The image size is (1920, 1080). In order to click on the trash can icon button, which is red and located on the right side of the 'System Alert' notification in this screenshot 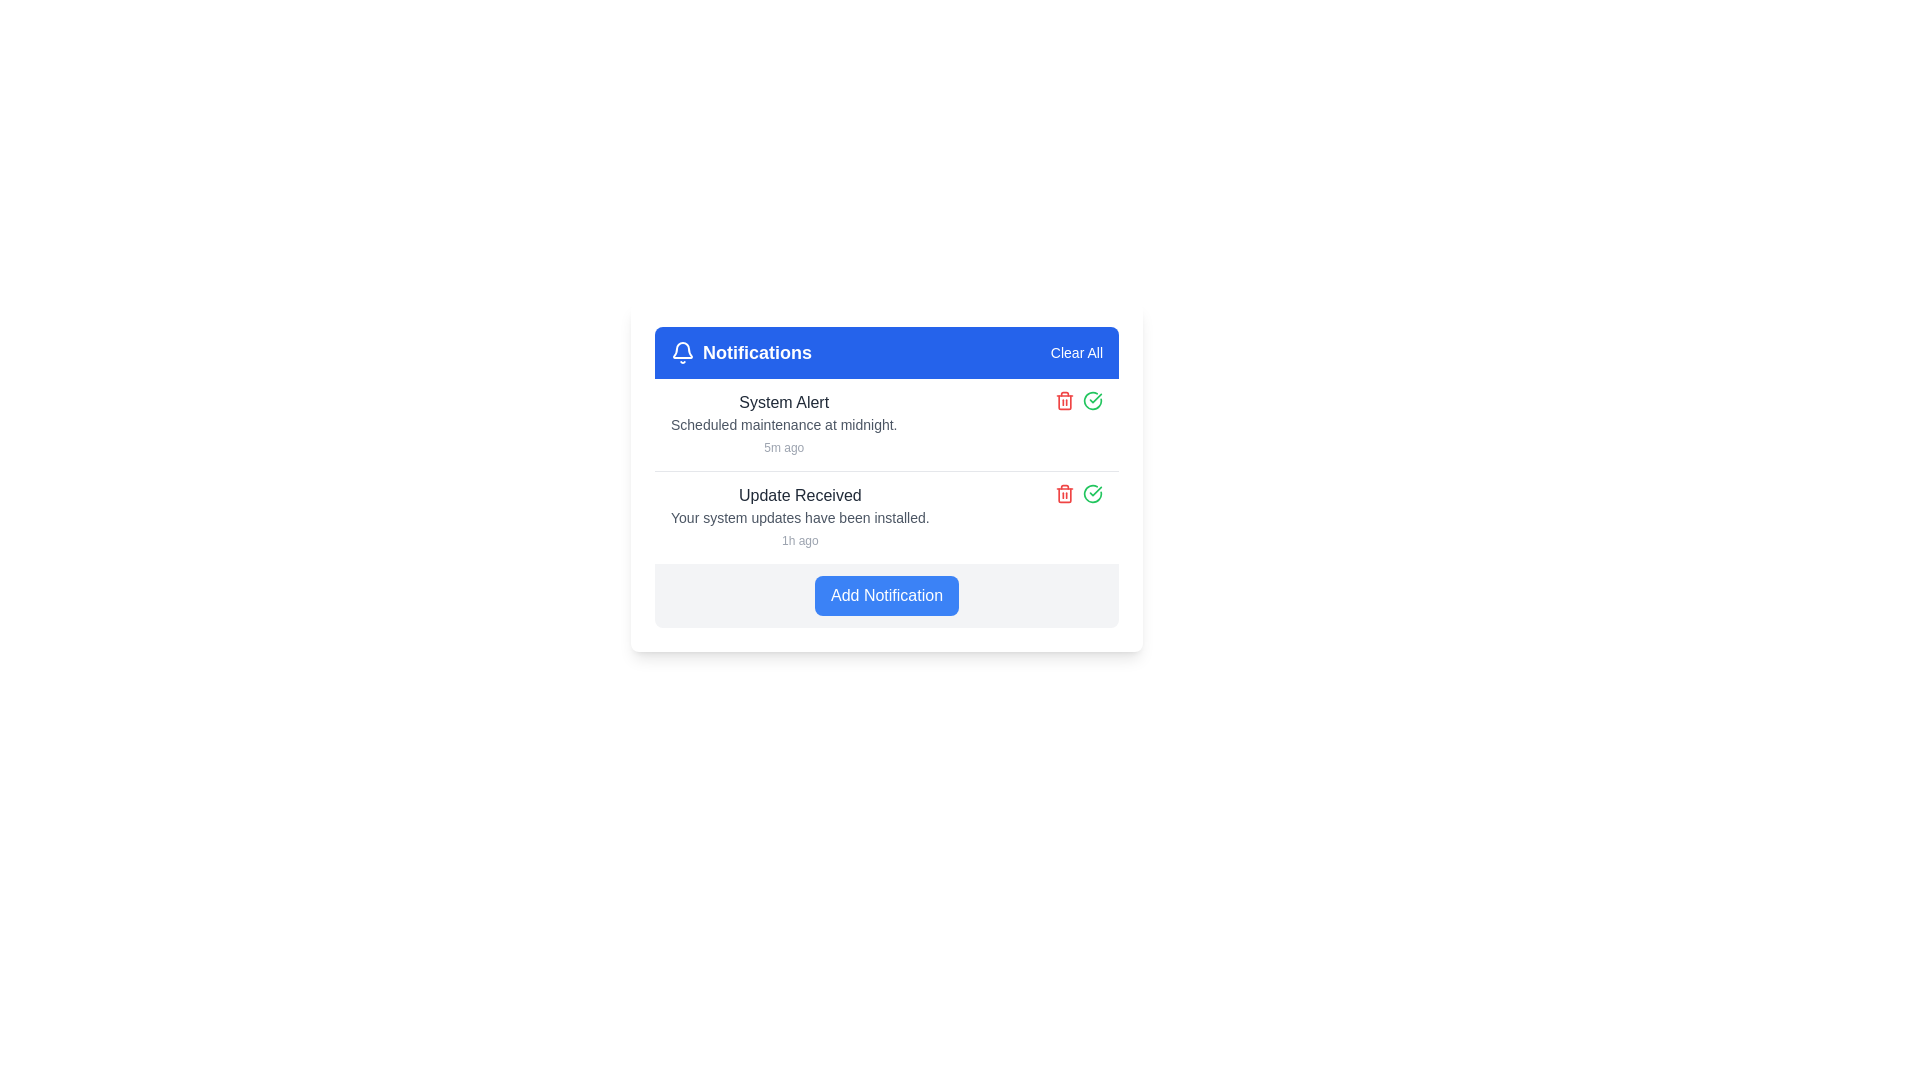, I will do `click(1064, 493)`.